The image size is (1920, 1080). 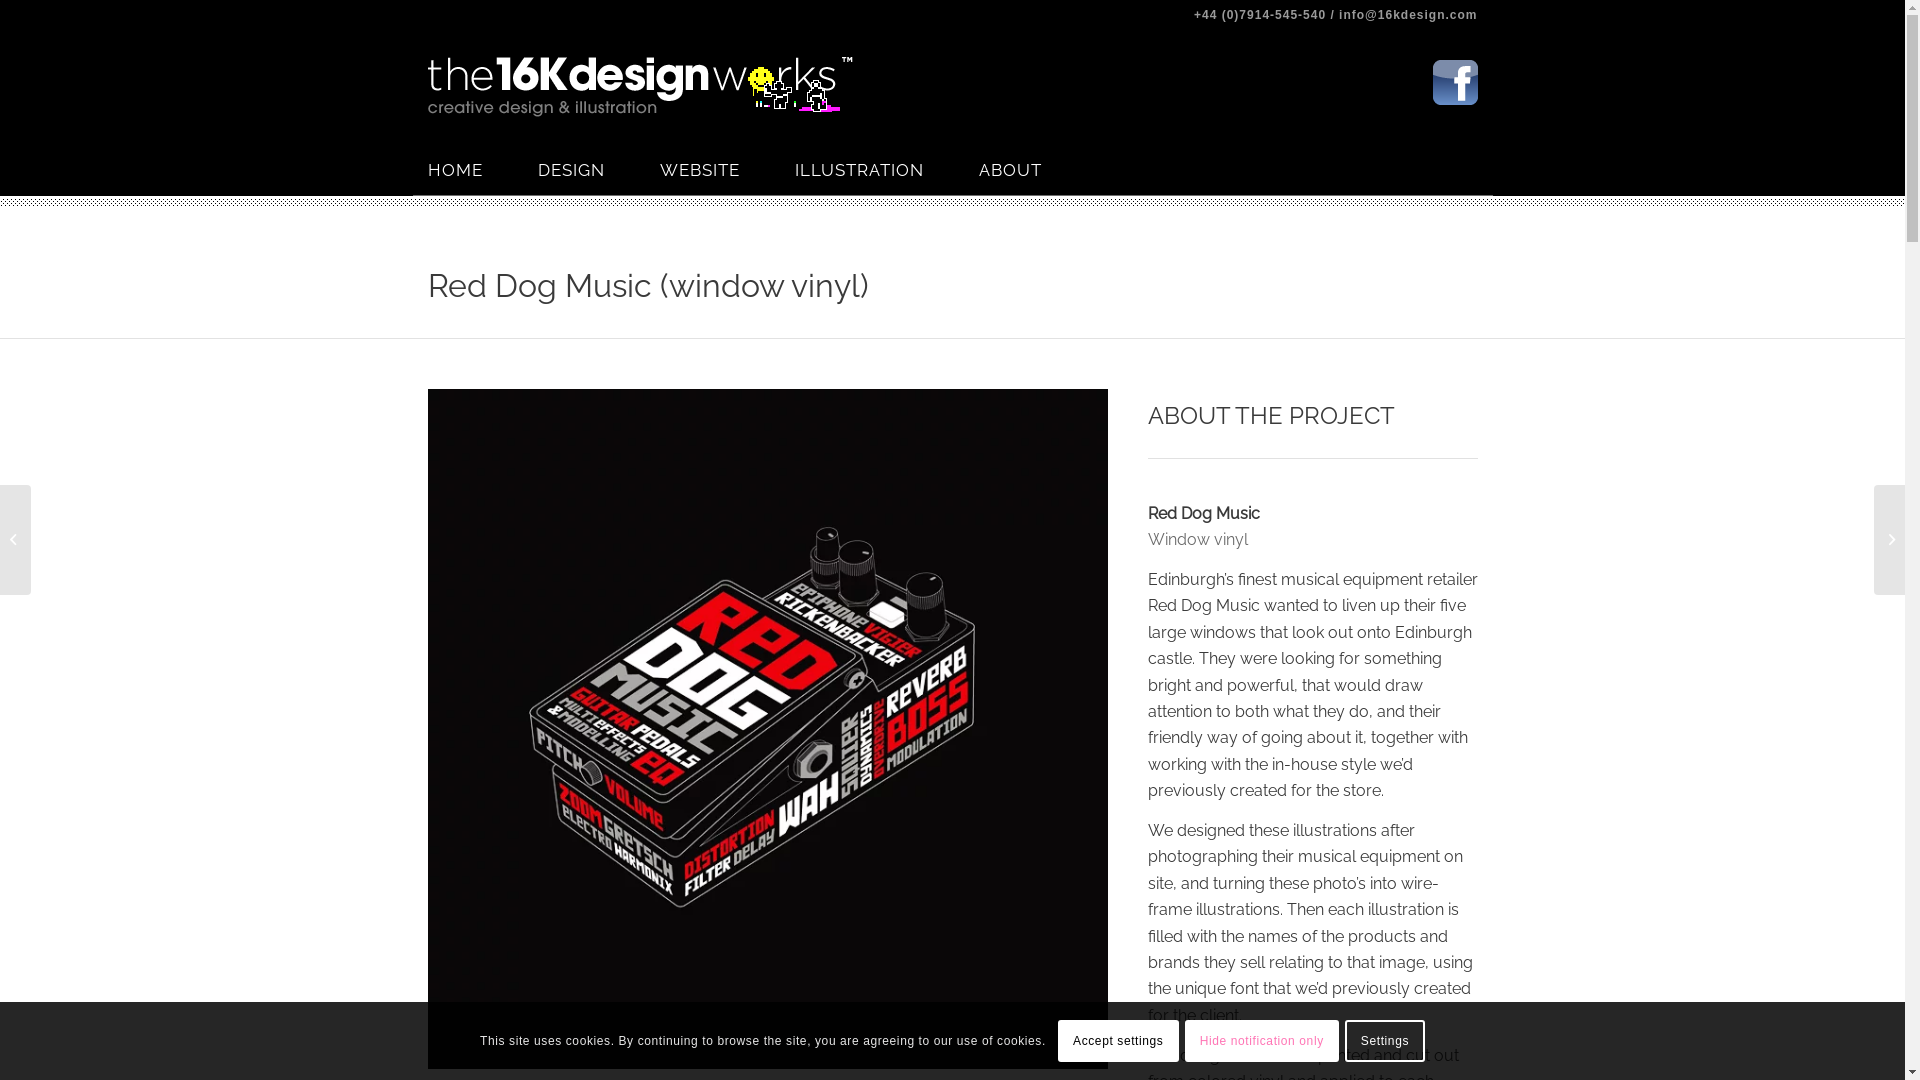 What do you see at coordinates (1384, 1040) in the screenshot?
I see `'Settings'` at bounding box center [1384, 1040].